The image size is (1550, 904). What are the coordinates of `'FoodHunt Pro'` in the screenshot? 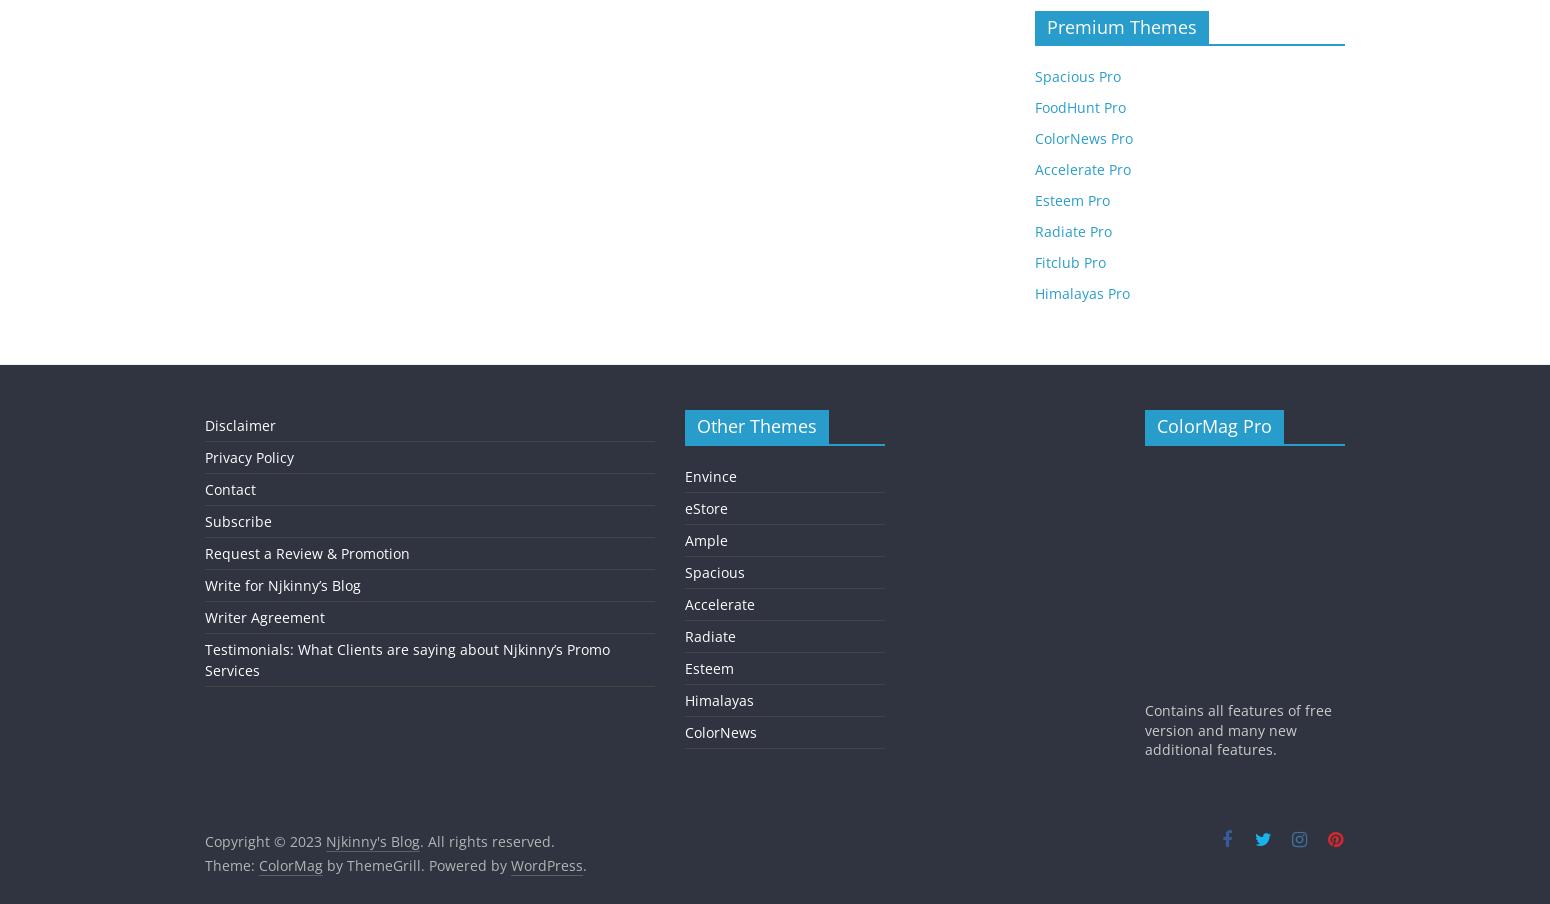 It's located at (1080, 107).